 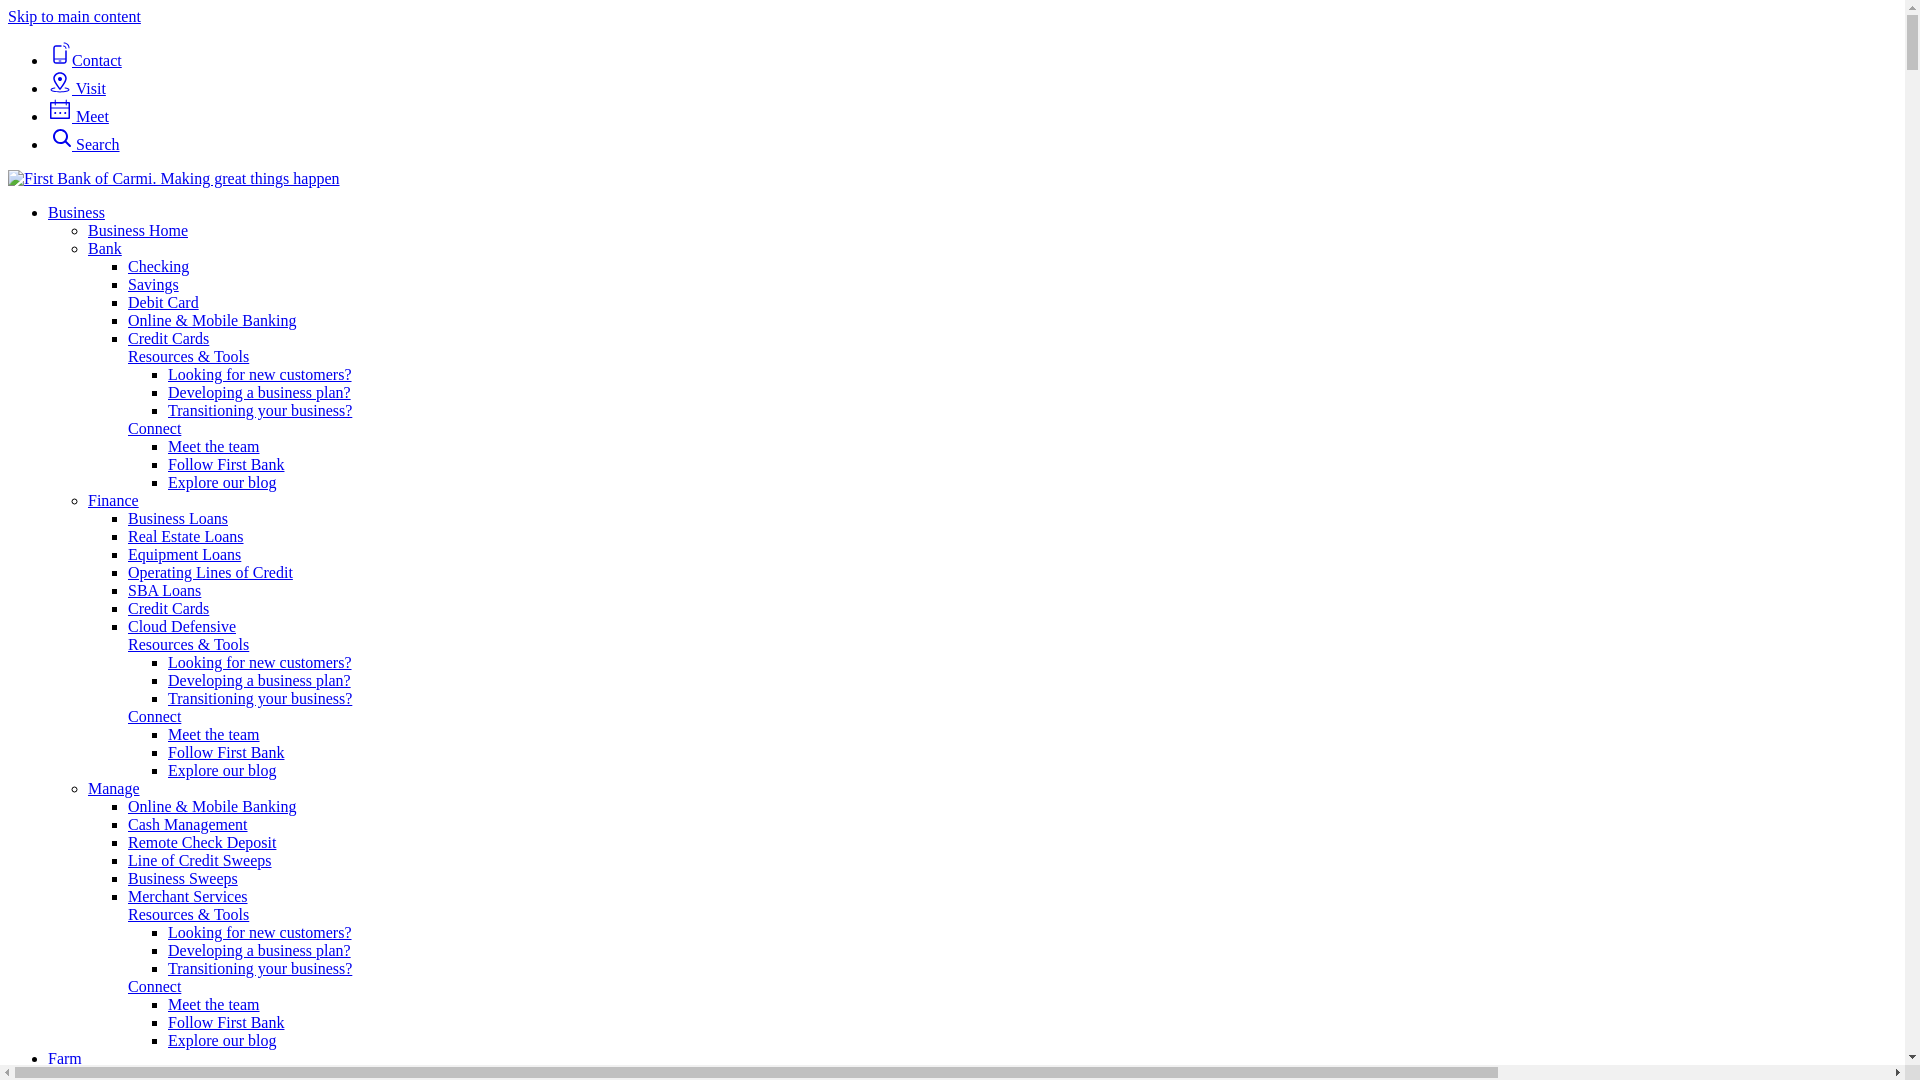 I want to click on 'First Bank of Carmi', so click(x=173, y=177).